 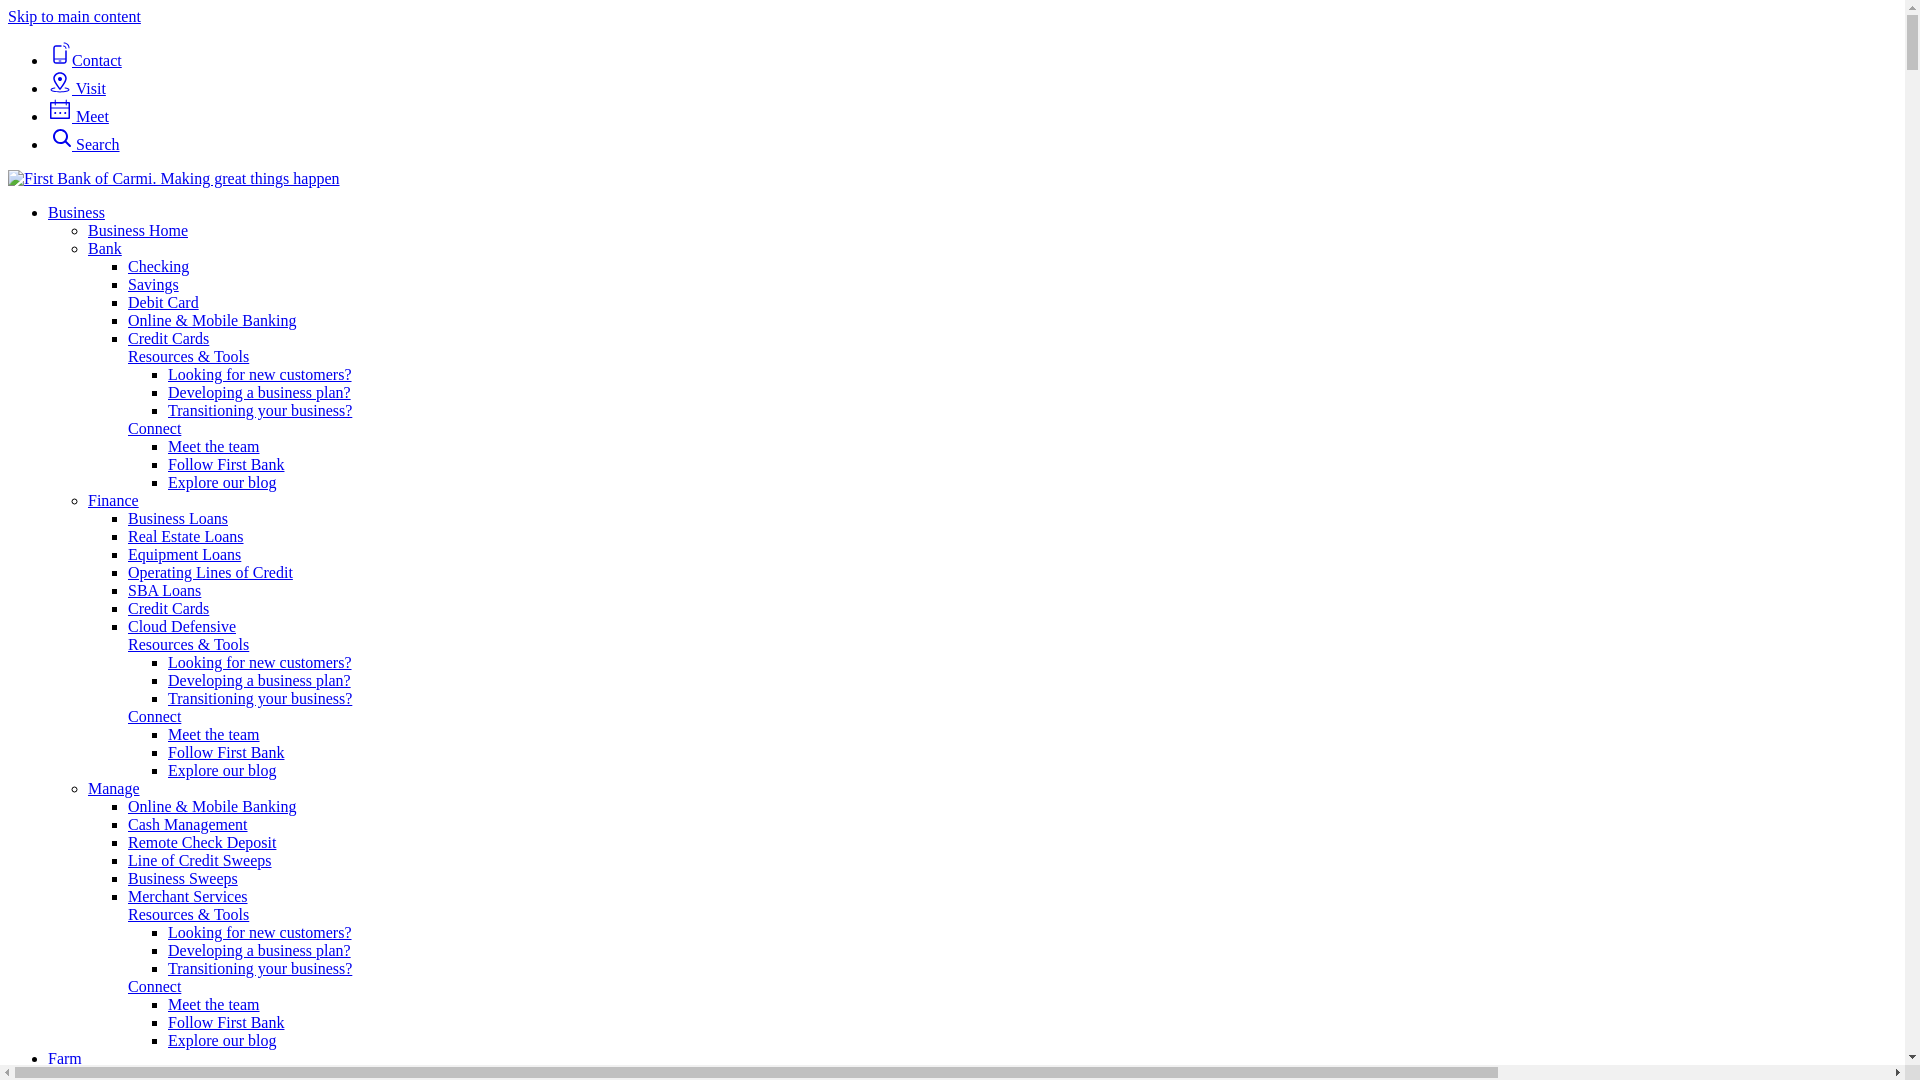 I want to click on 'First Bank of Carmi', so click(x=173, y=177).